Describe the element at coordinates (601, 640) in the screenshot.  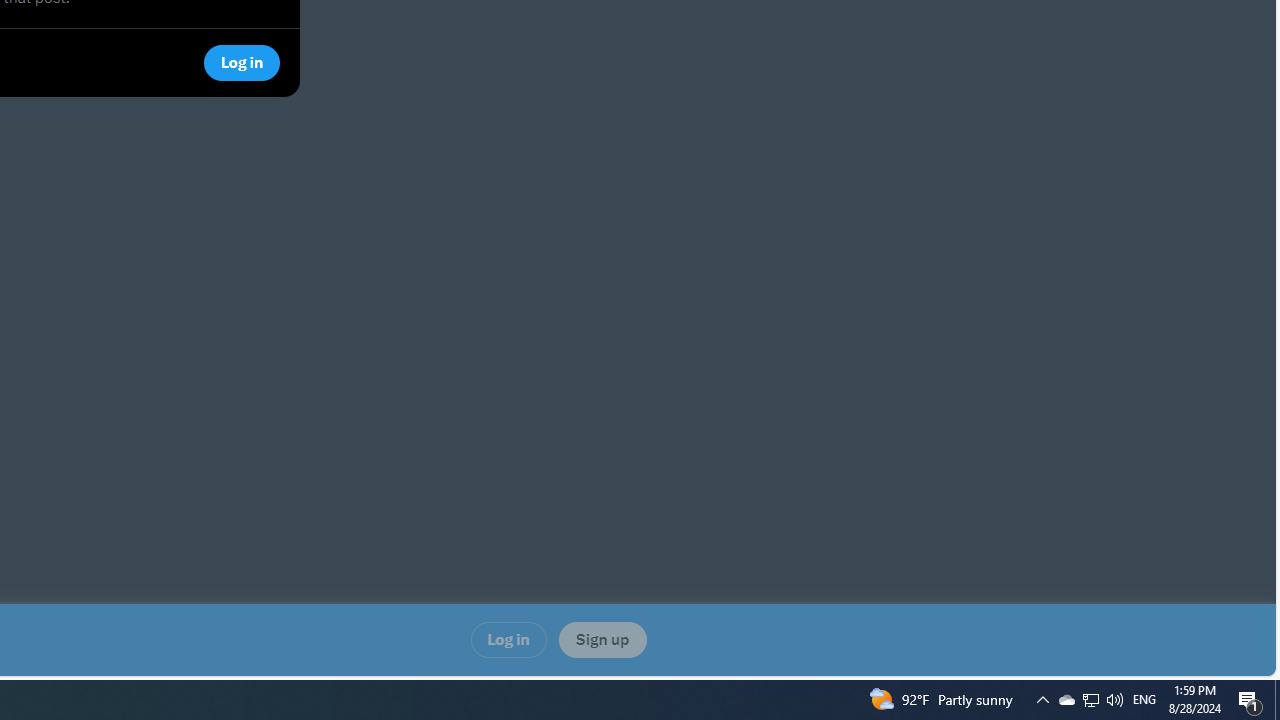
I see `'Sign up'` at that location.